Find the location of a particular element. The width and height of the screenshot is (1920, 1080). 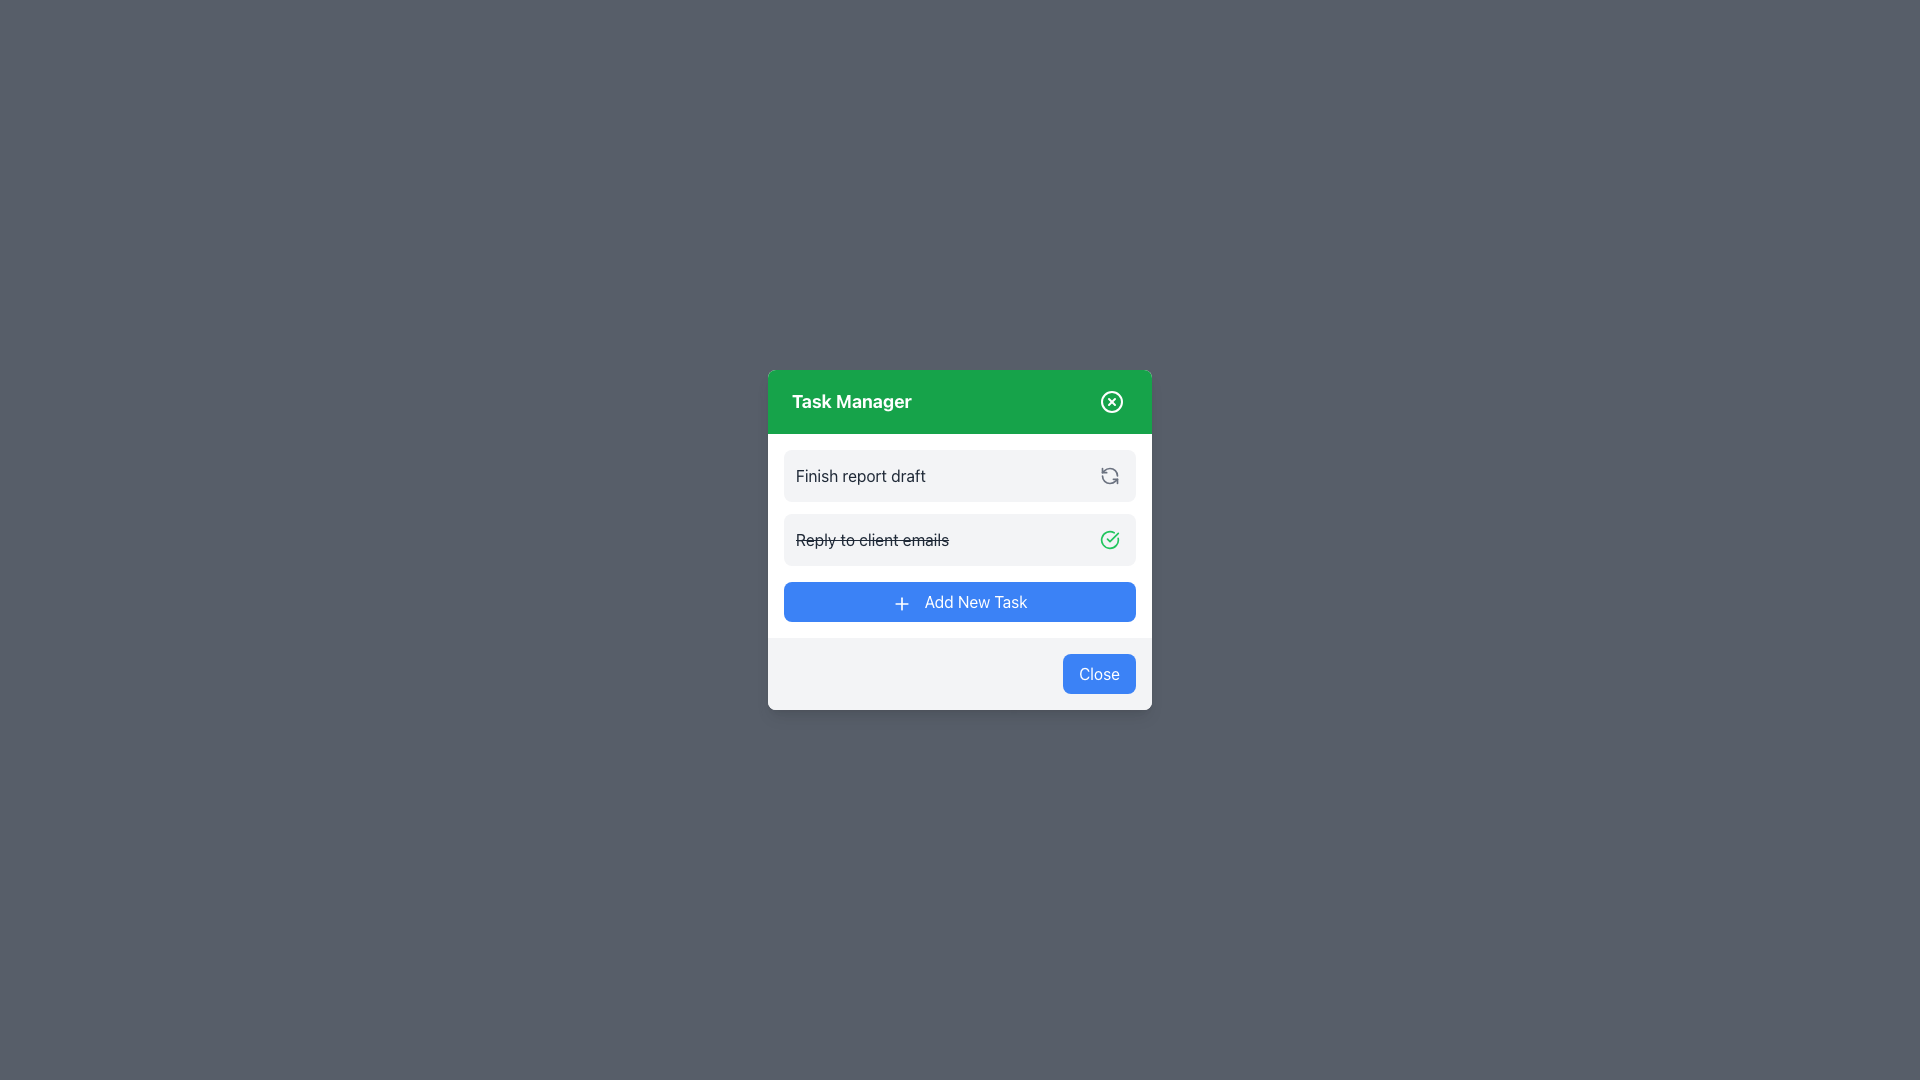

the 'close' icon located in the top-right corner of the green header section of the Task Manager popup to observe the hover effect is located at coordinates (1111, 401).